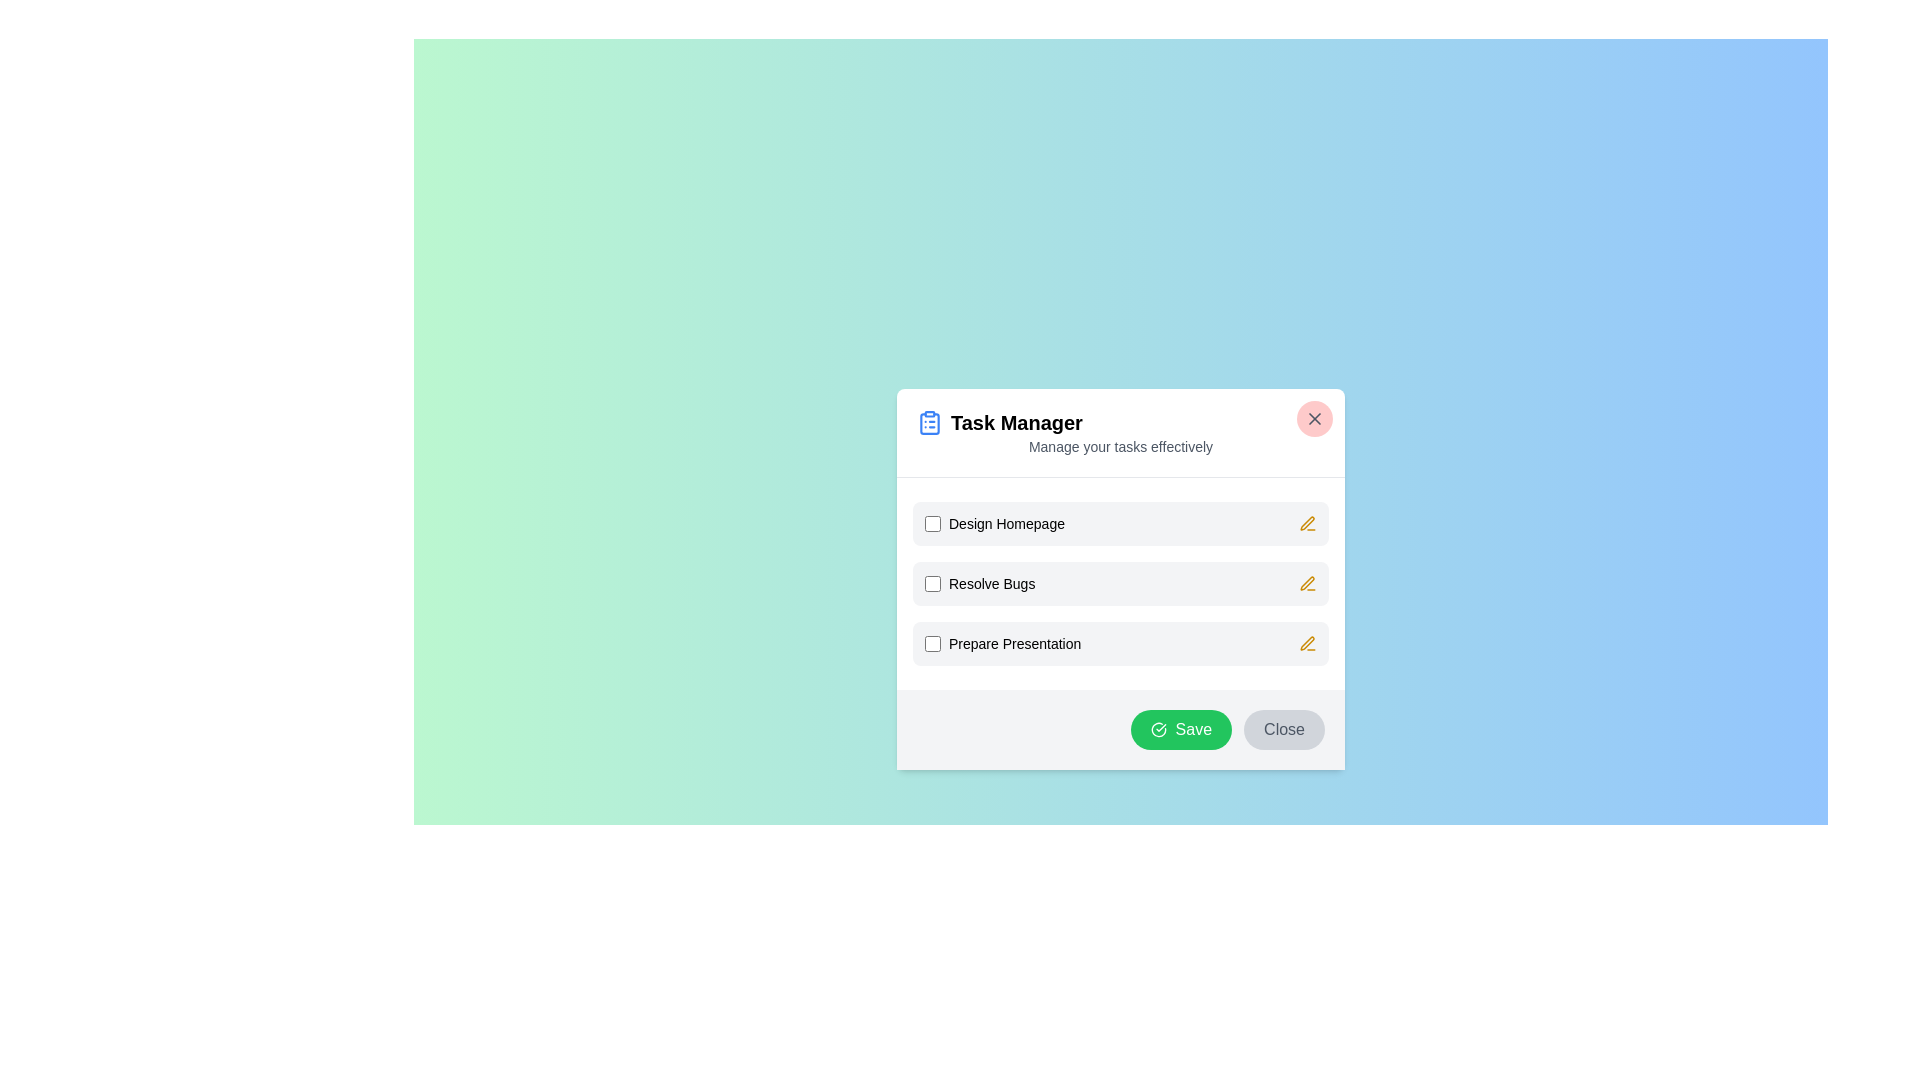 Image resolution: width=1920 pixels, height=1080 pixels. I want to click on the task manager icon located to the far left of the 'Task Manager' heading section, so click(929, 420).